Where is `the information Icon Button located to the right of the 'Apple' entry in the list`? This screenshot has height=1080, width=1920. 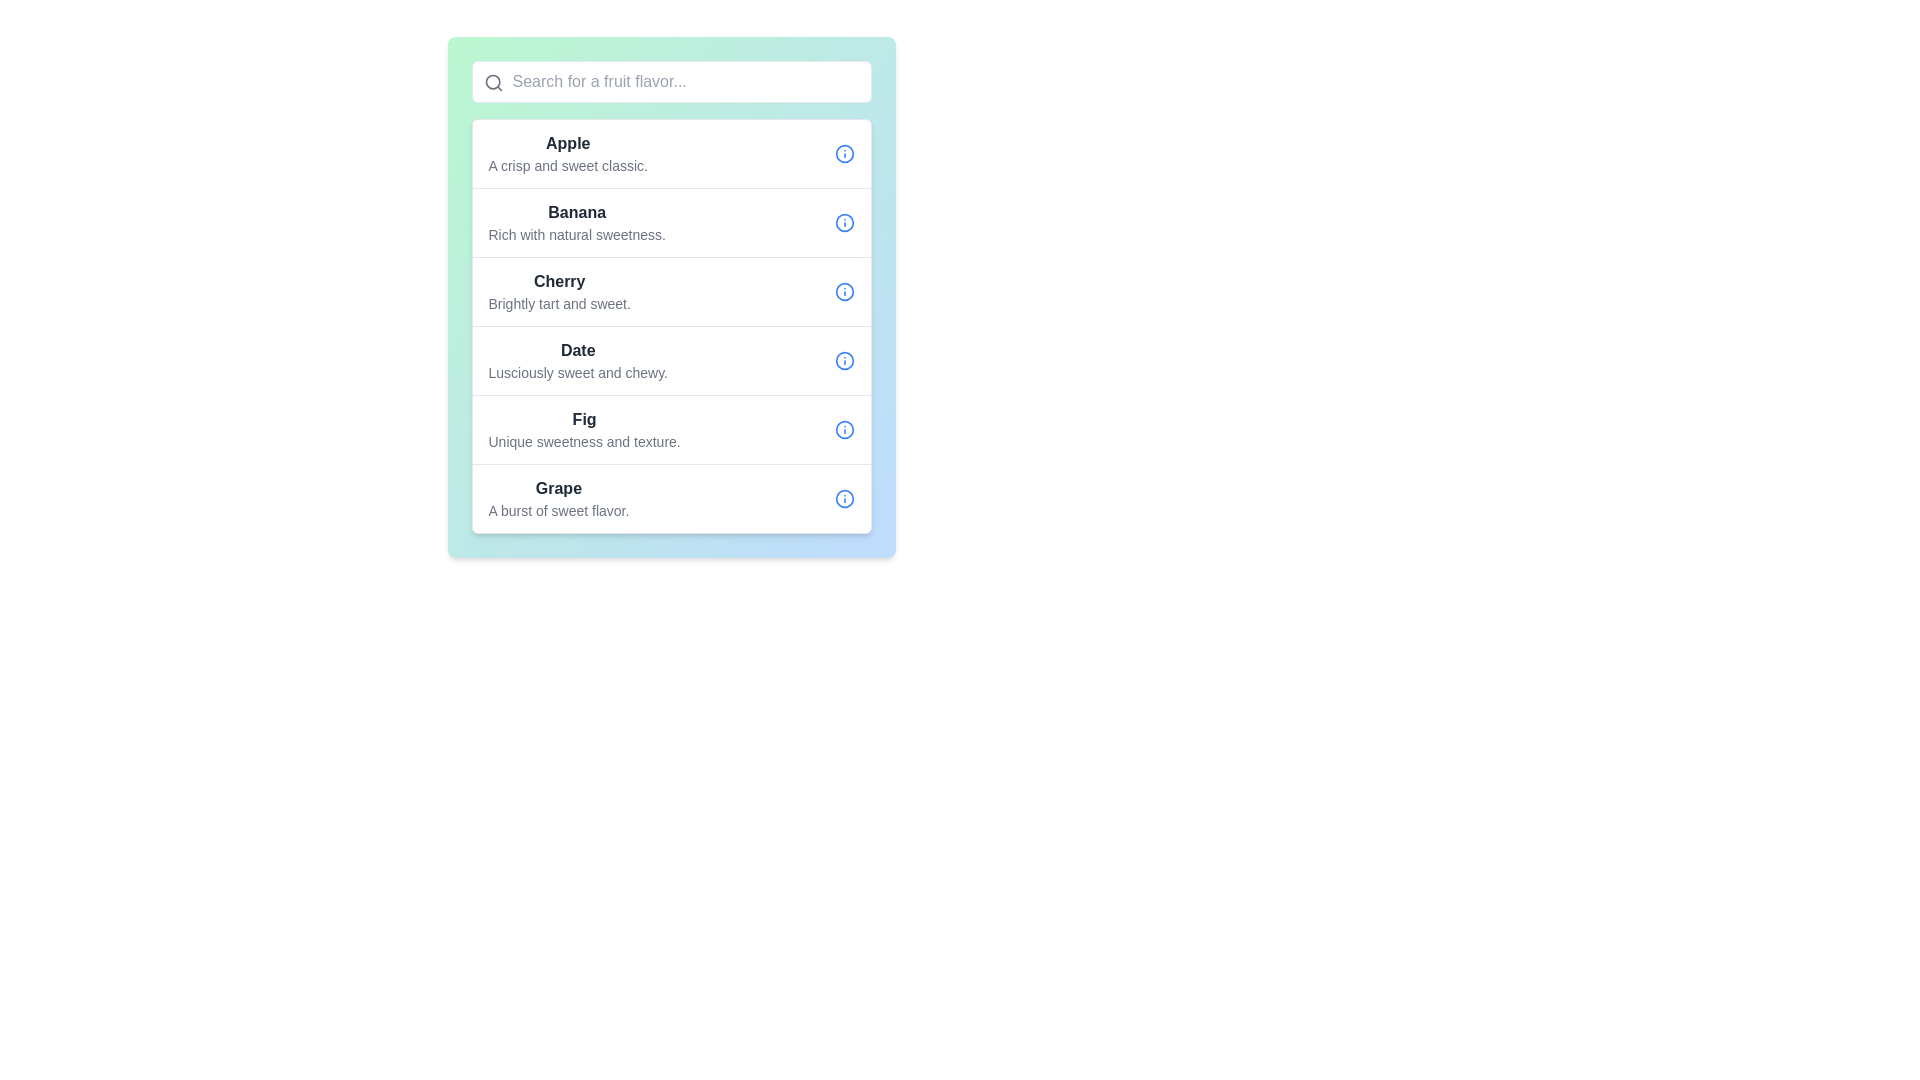 the information Icon Button located to the right of the 'Apple' entry in the list is located at coordinates (844, 153).